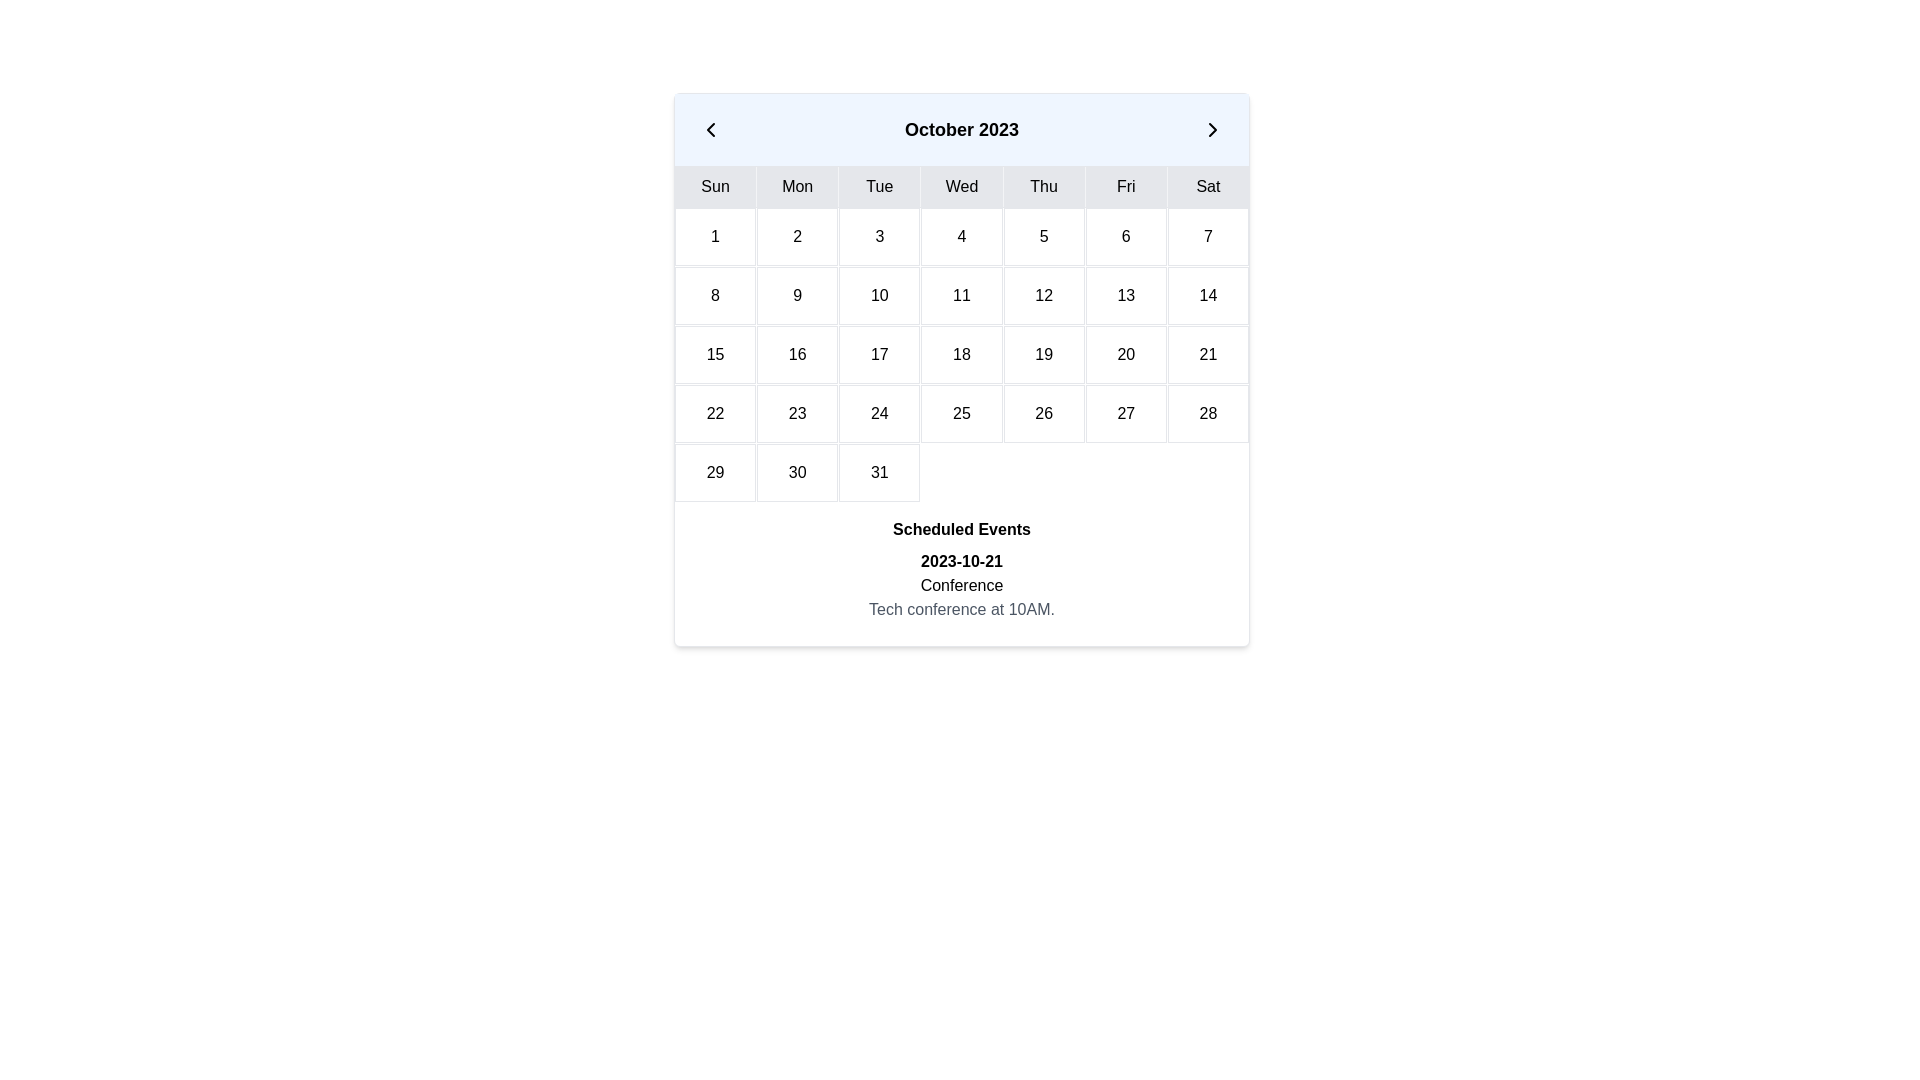 Image resolution: width=1920 pixels, height=1080 pixels. What do you see at coordinates (1207, 296) in the screenshot?
I see `to select the date cell representing the 14th of October 2023 in the calendar interface, located at the second row and seventh column of the grid` at bounding box center [1207, 296].